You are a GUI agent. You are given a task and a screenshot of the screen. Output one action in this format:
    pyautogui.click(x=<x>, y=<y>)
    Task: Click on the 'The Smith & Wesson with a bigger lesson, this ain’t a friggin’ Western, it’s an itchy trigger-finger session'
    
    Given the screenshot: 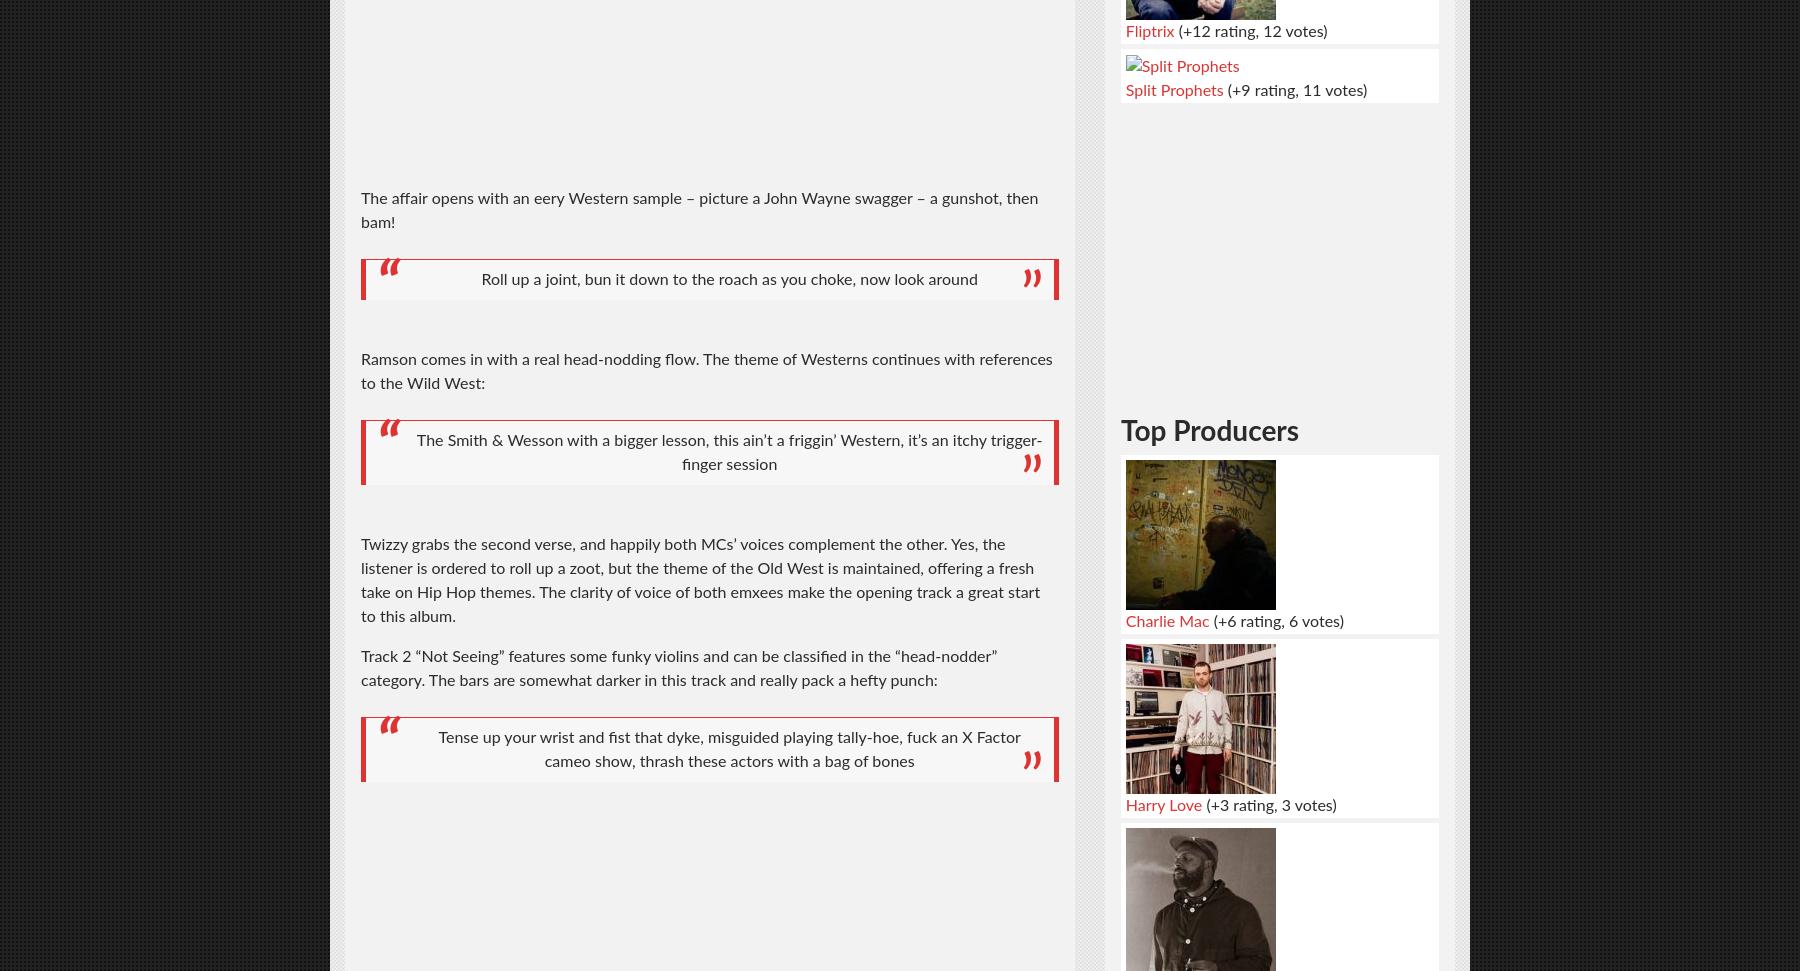 What is the action you would take?
    pyautogui.click(x=728, y=452)
    